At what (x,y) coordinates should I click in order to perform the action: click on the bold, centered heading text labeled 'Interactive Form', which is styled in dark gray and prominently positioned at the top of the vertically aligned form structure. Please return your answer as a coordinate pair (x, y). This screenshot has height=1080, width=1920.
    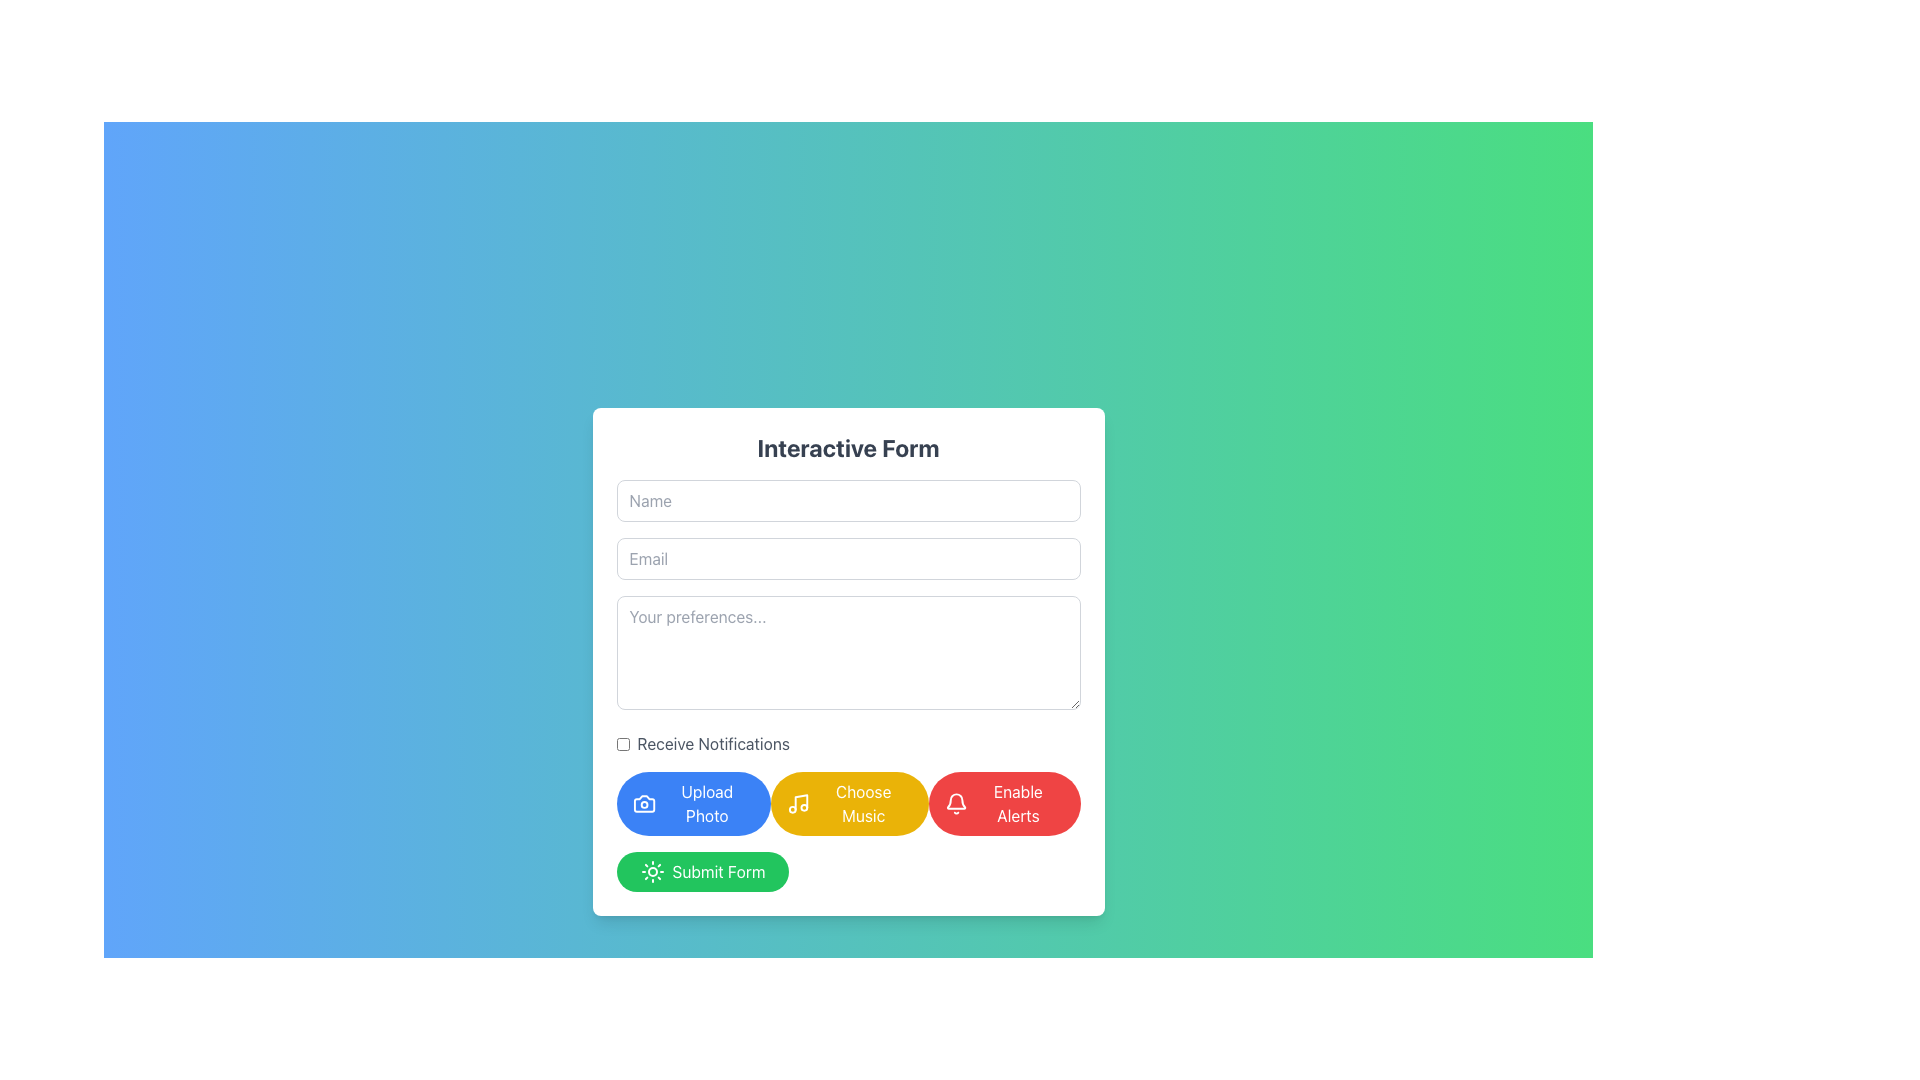
    Looking at the image, I should click on (848, 446).